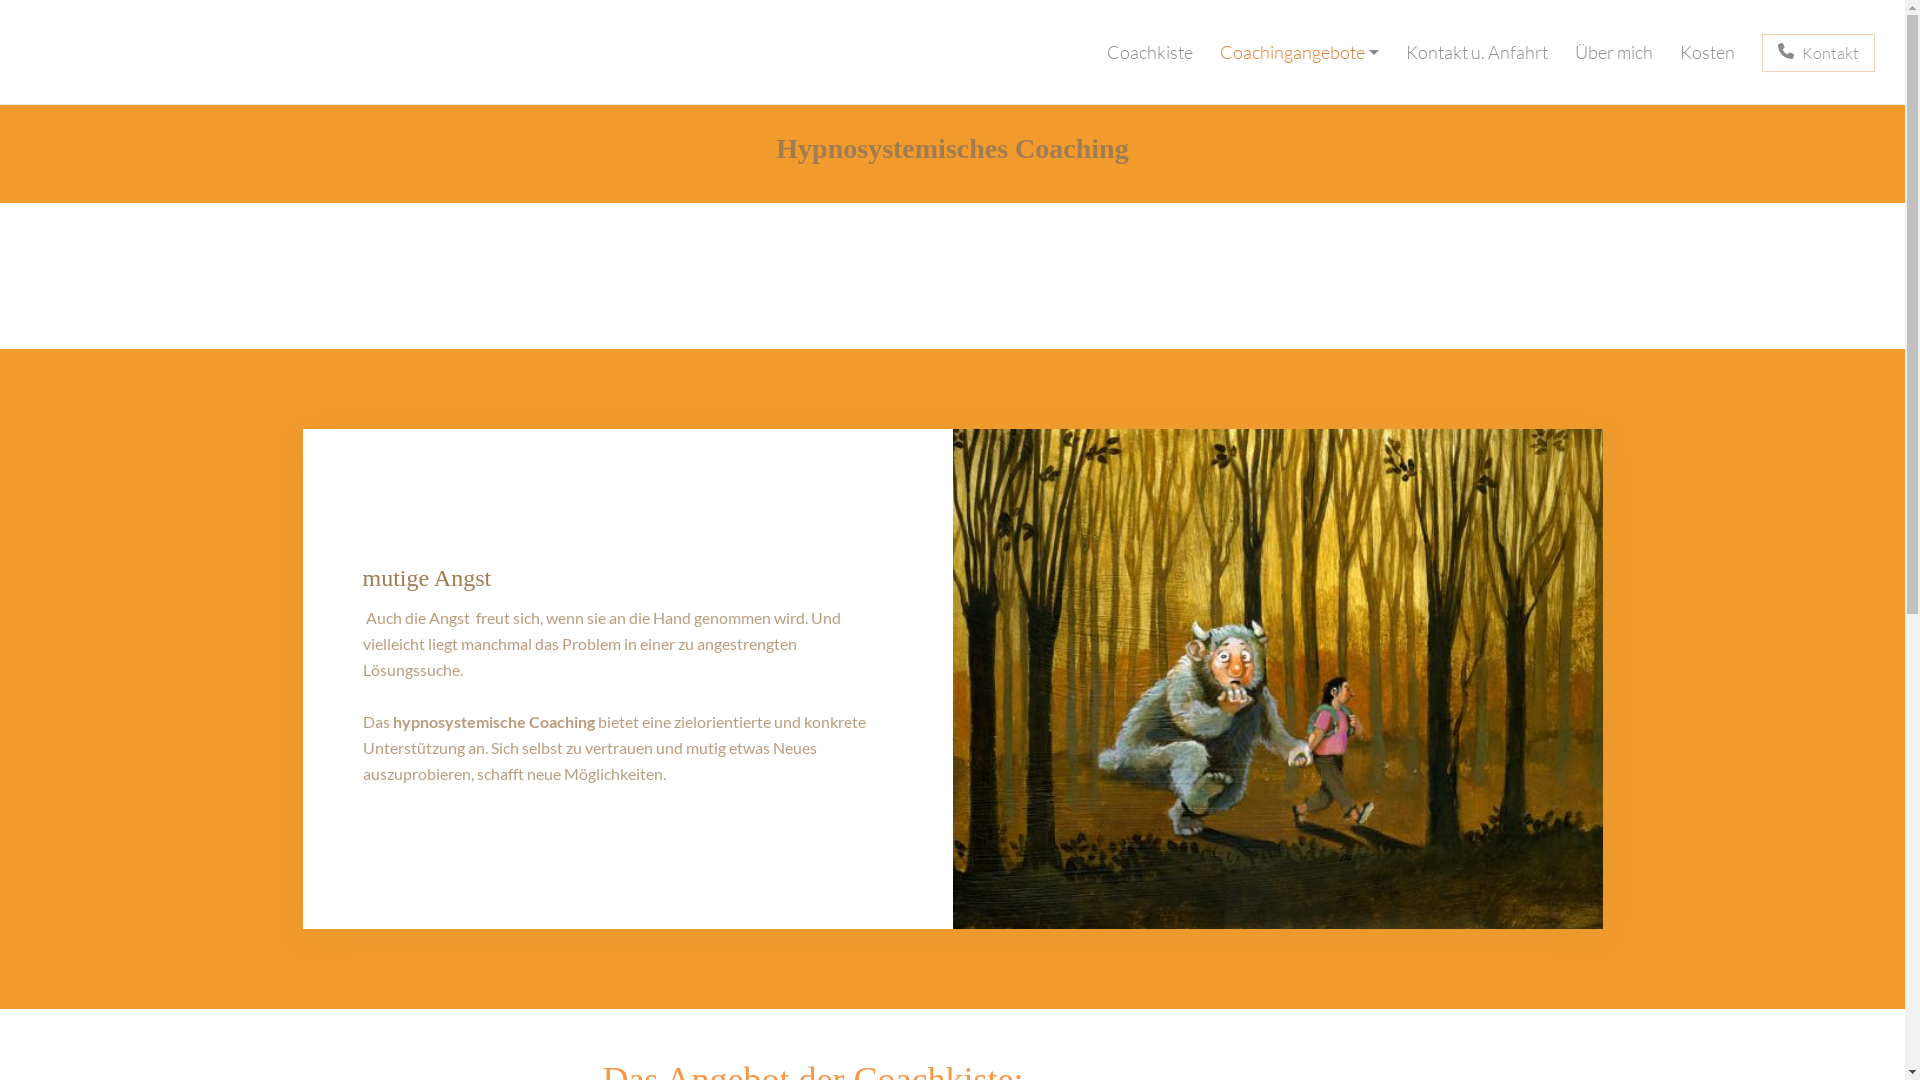  I want to click on 'Kontakt u. Anfahrt', so click(1477, 50).